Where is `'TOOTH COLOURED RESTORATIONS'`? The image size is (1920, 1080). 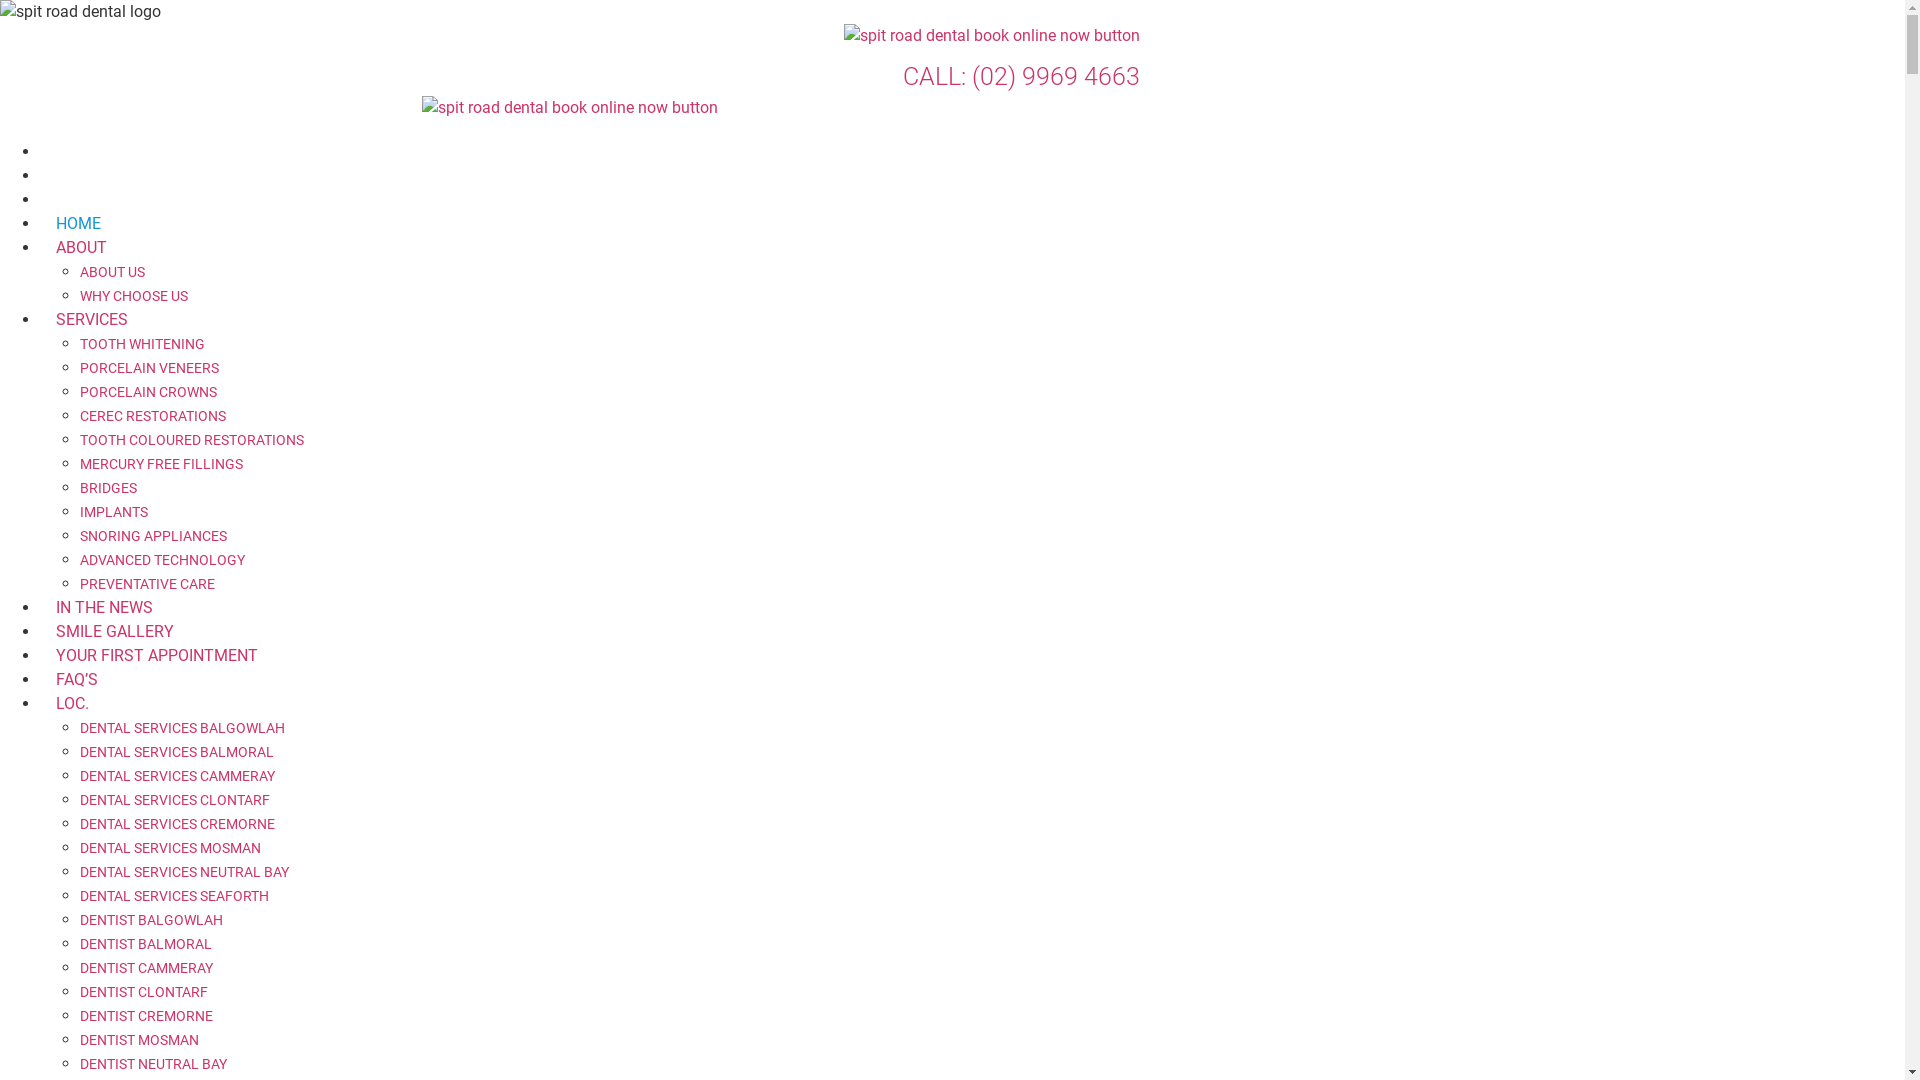 'TOOTH COLOURED RESTORATIONS' is located at coordinates (192, 438).